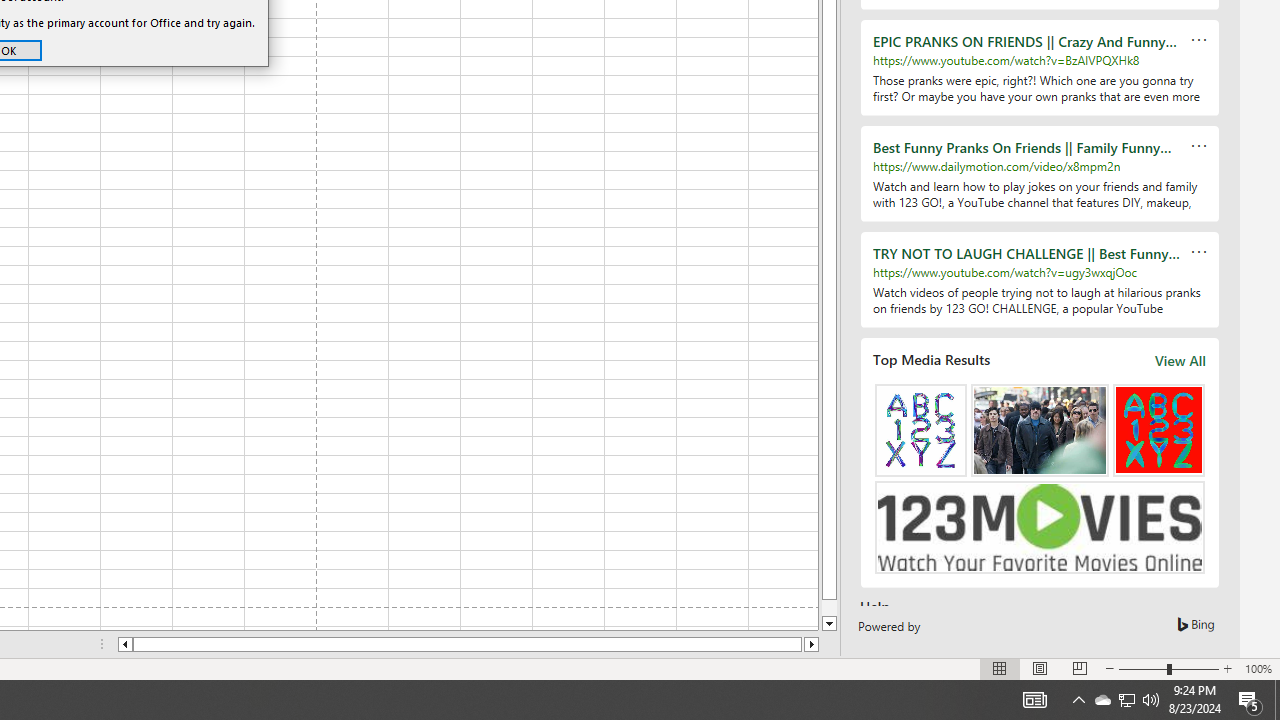 This screenshot has height=720, width=1280. Describe the element at coordinates (1078, 698) in the screenshot. I see `'Notification Chevron'` at that location.